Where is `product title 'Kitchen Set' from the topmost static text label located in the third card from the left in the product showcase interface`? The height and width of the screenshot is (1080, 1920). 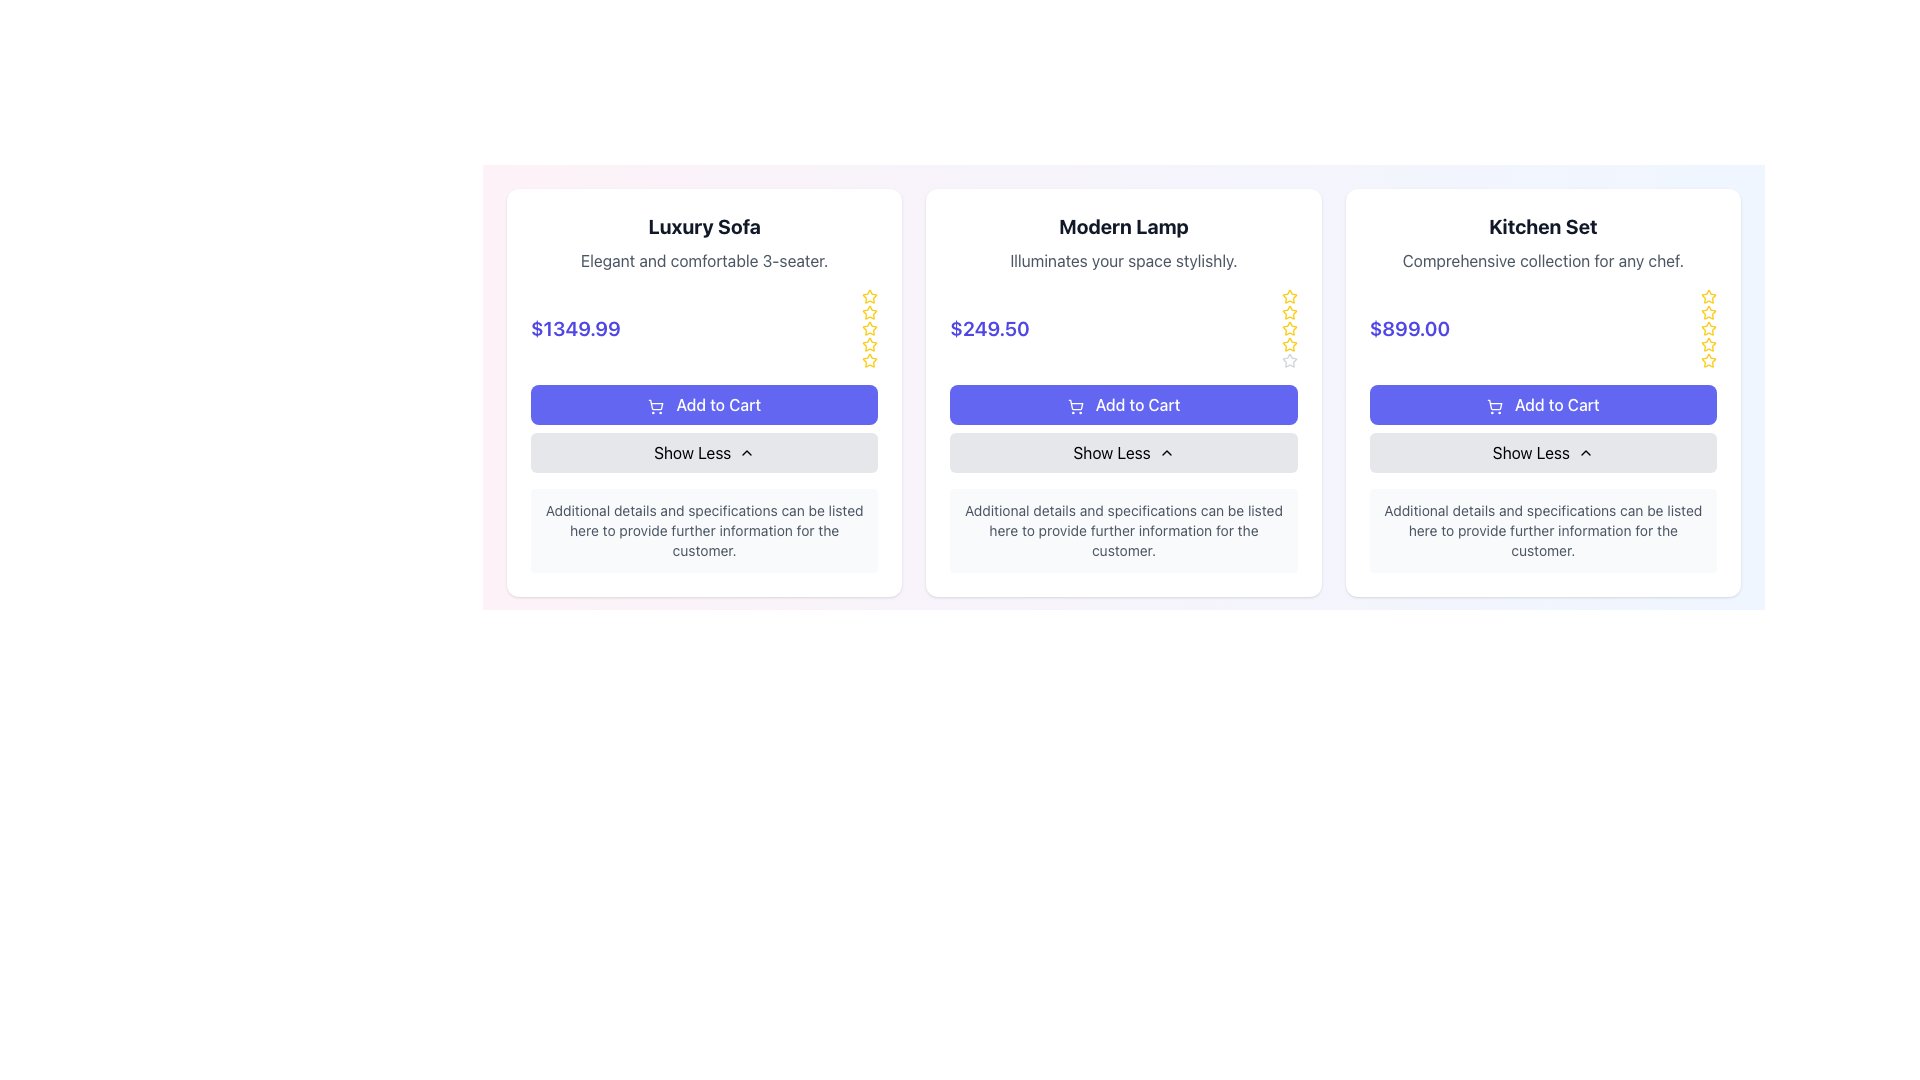
product title 'Kitchen Set' from the topmost static text label located in the third card from the left in the product showcase interface is located at coordinates (1542, 226).